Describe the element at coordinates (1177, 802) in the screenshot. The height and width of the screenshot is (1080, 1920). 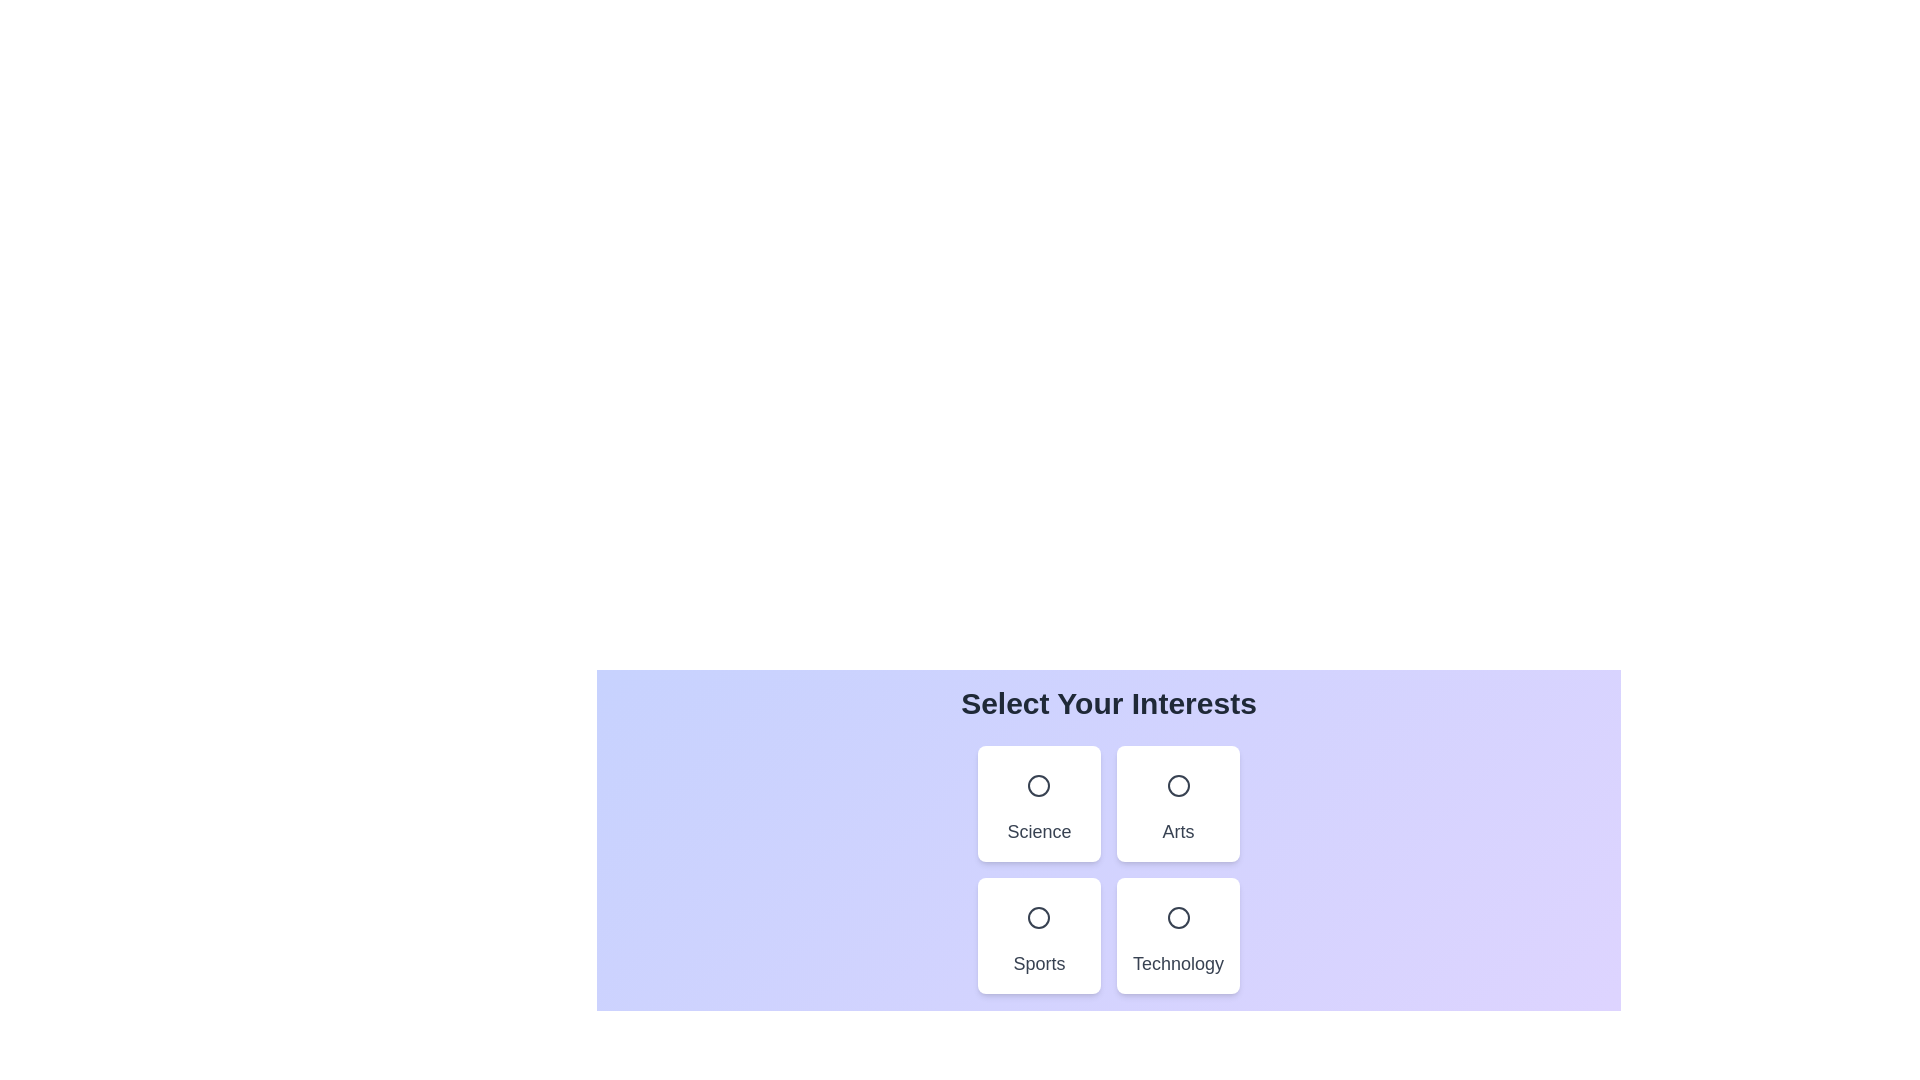
I see `the category card for Arts` at that location.